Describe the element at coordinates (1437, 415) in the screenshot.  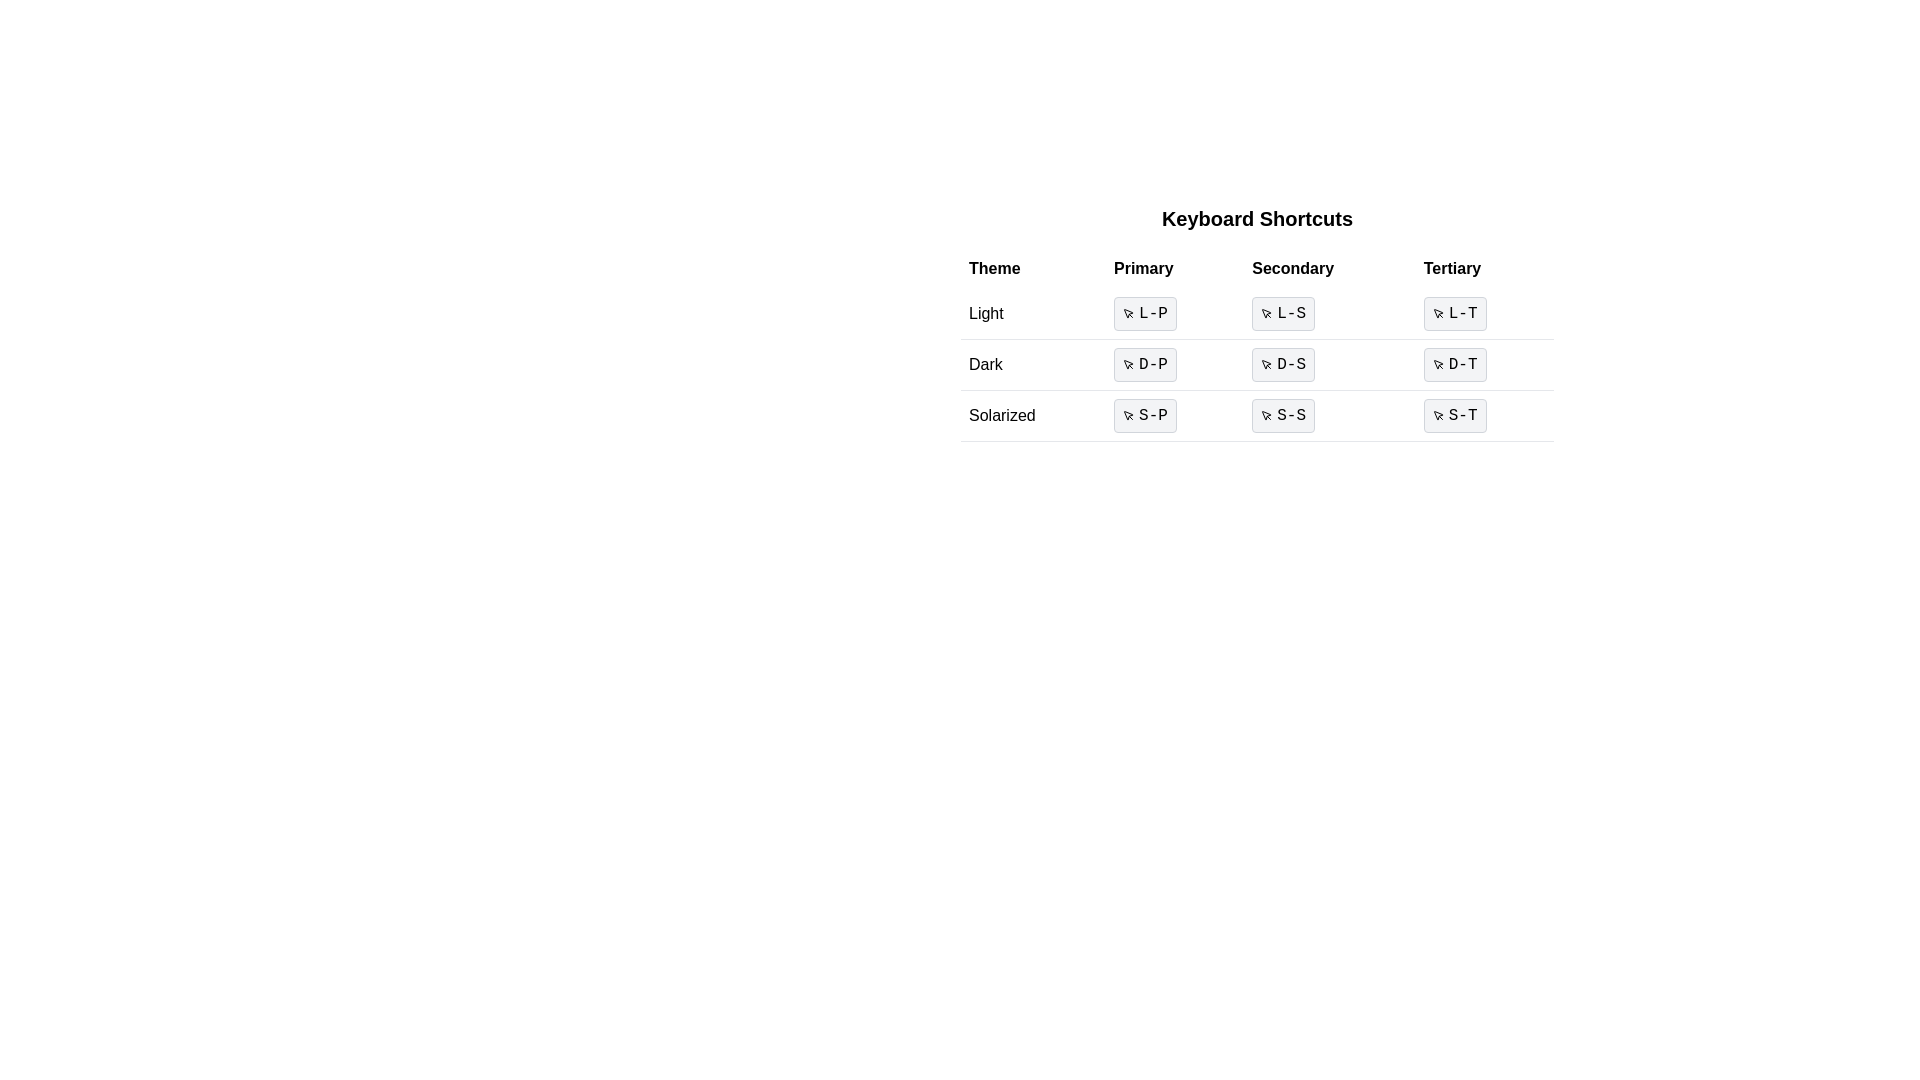
I see `the small icon resembling a mouse pointer arrow, located inside the 'S-T' button in the Keyboard Shortcuts section, positioned in the third row and third column of the grid layout` at that location.